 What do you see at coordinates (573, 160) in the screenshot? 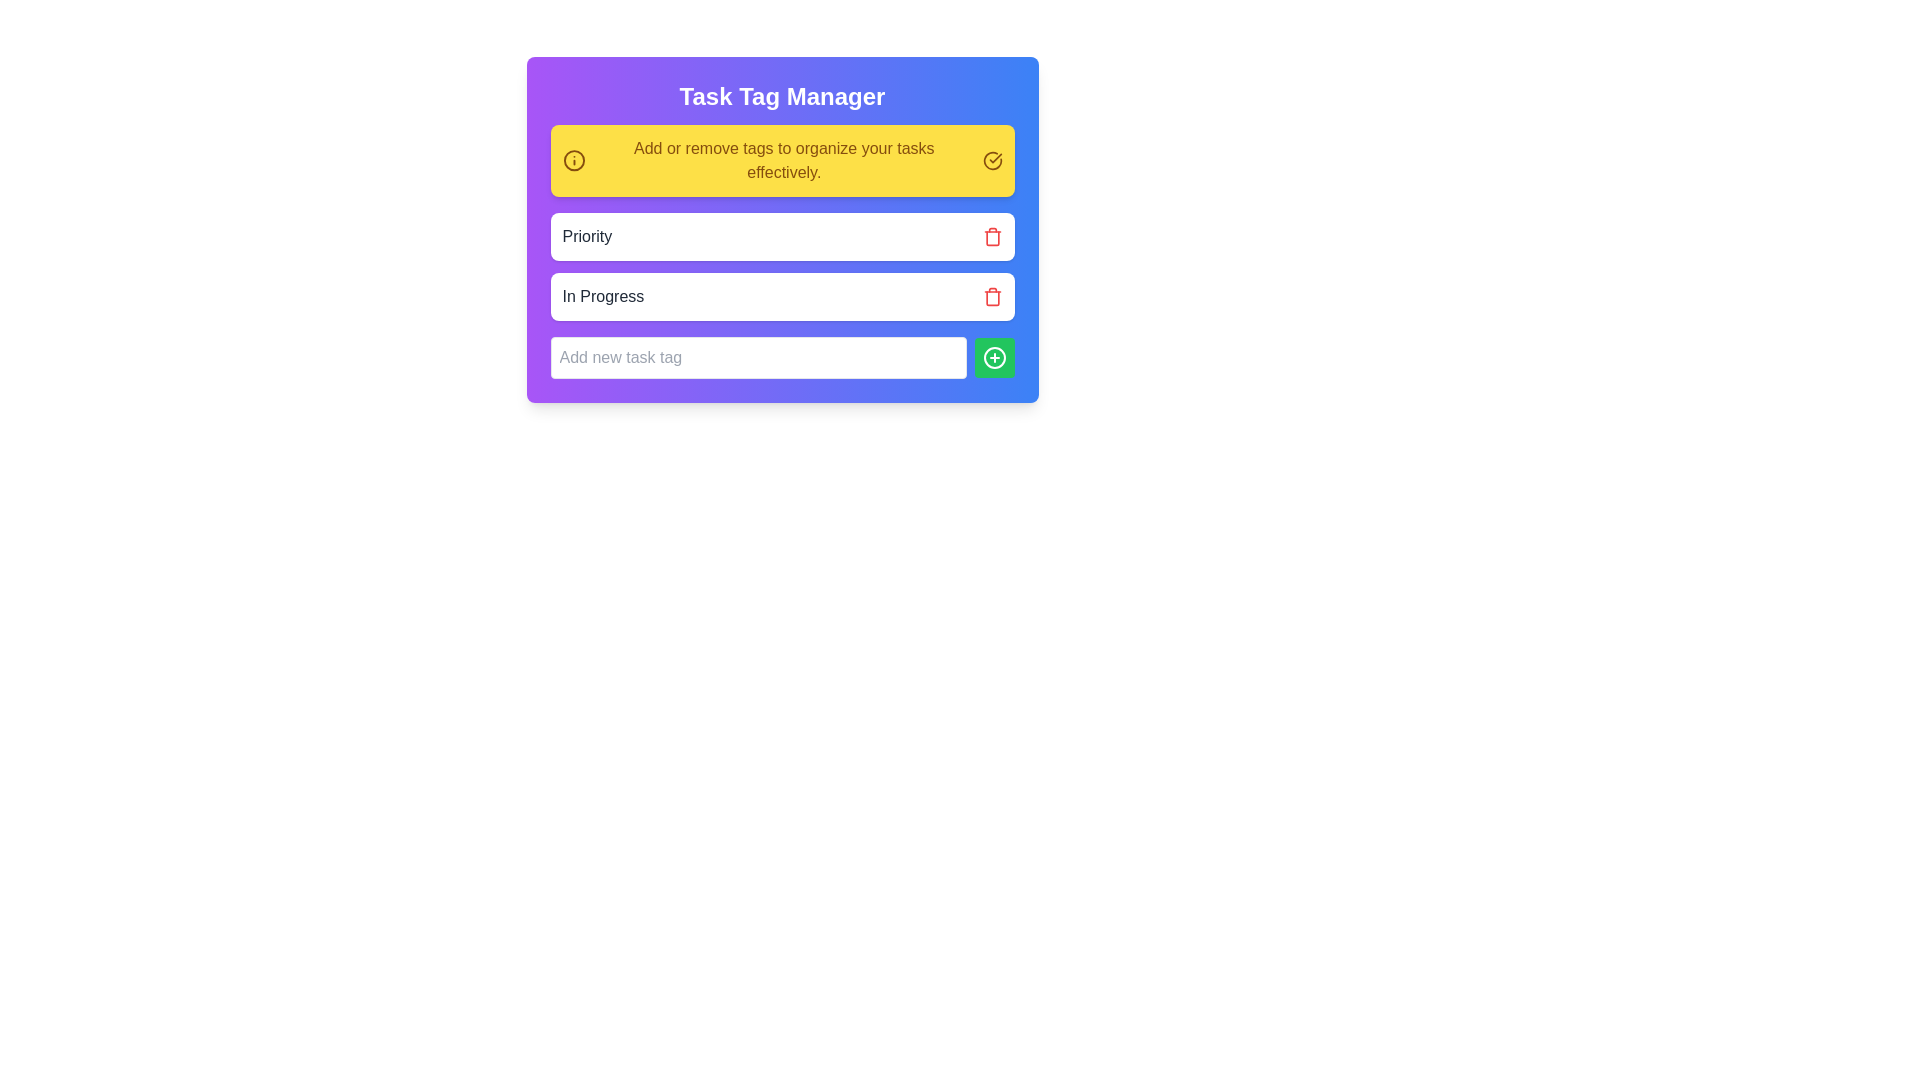
I see `the inner circular part of the SVG graphic, which is located at the top-left corner of a yellow rectangular area within the 'Task Tag Manager' panel` at bounding box center [573, 160].